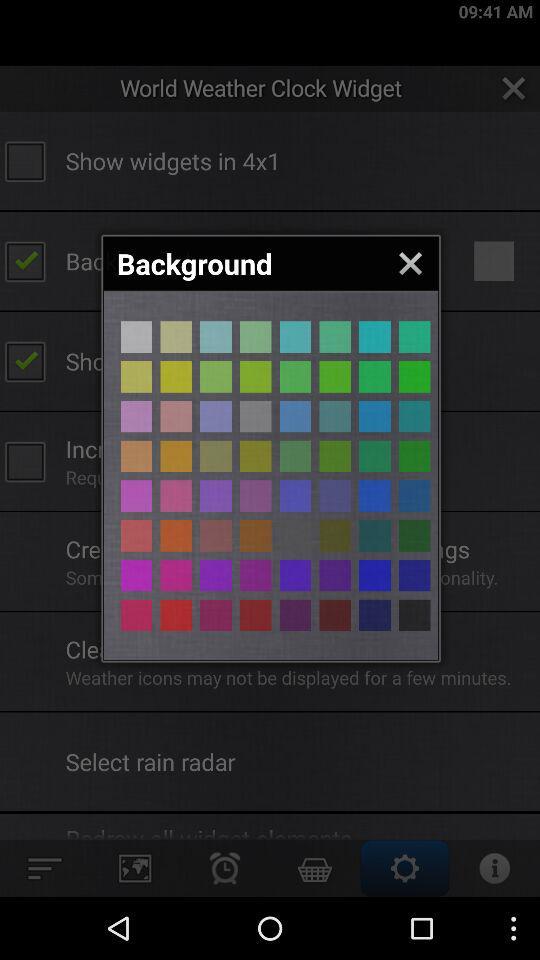 This screenshot has width=540, height=960. I want to click on coloring page, so click(215, 495).